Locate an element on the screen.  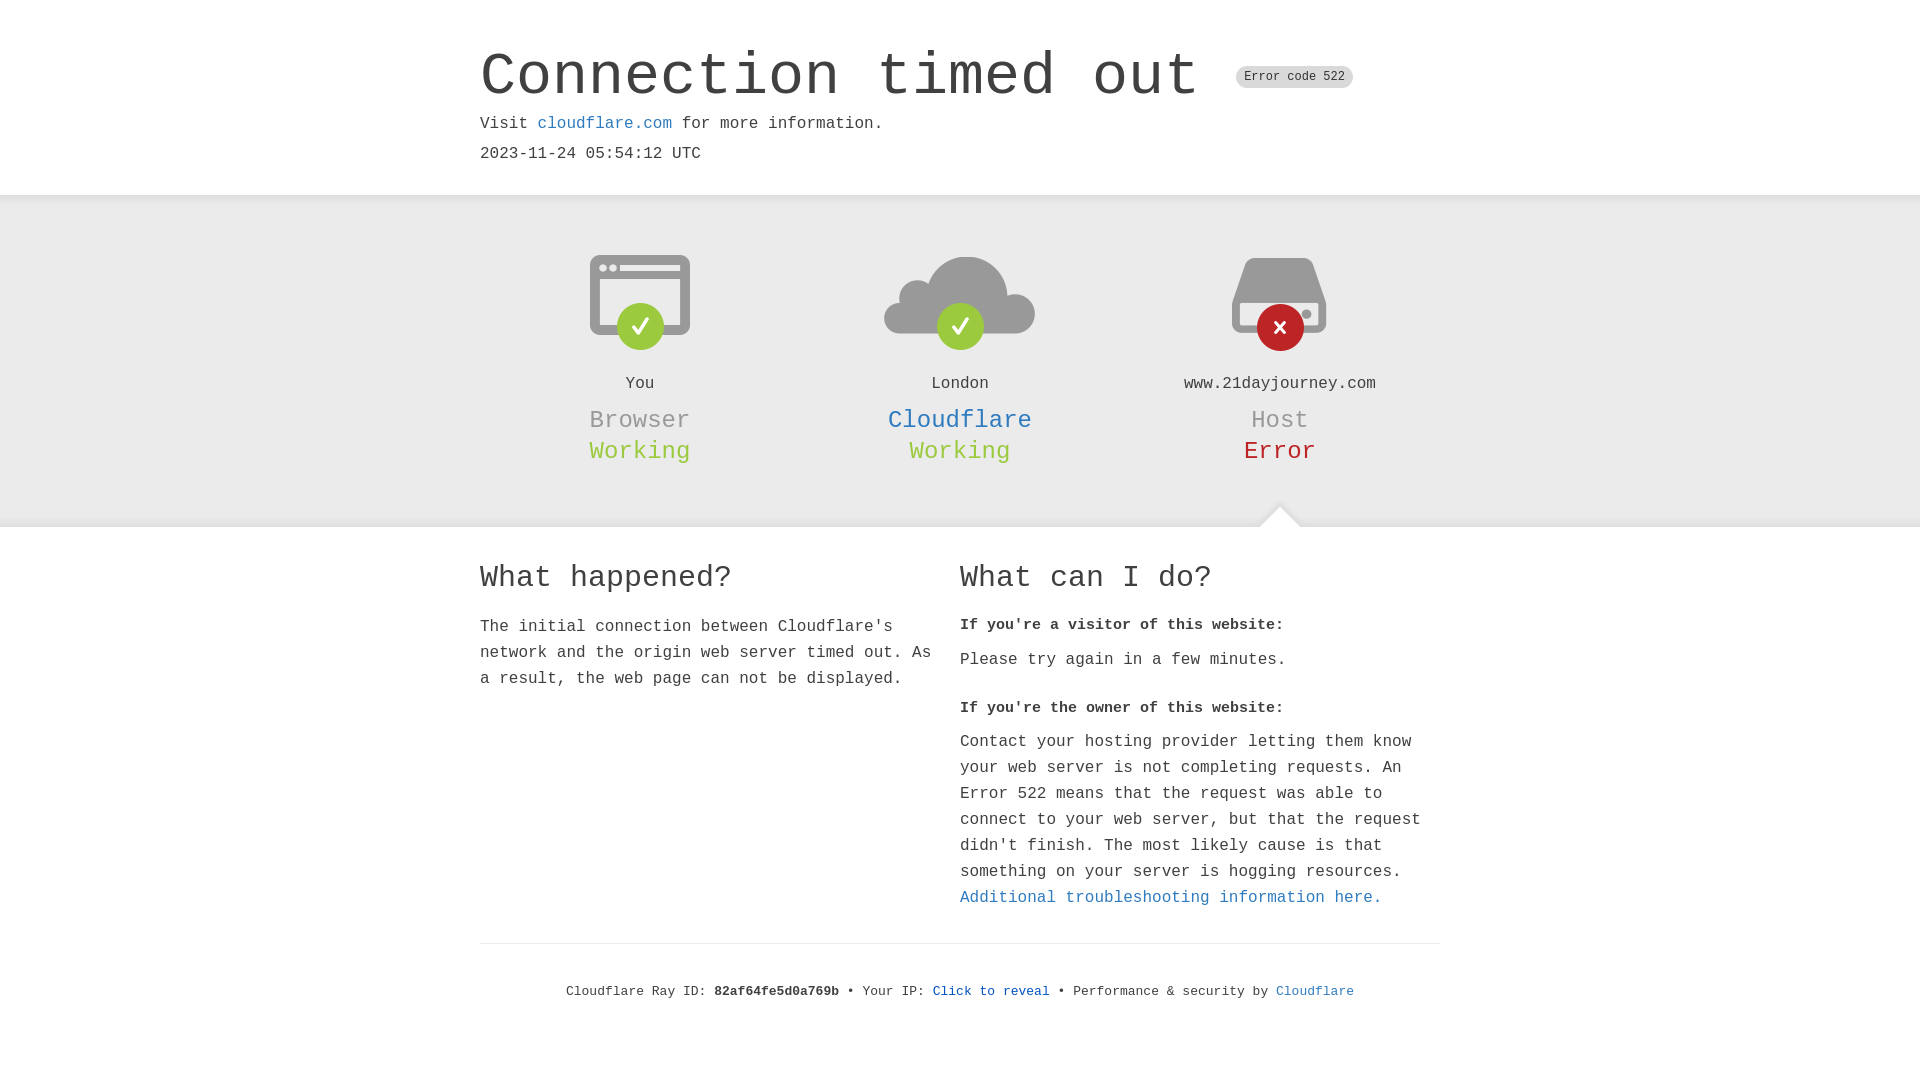
'Additional troubleshooting information here.' is located at coordinates (1171, 897).